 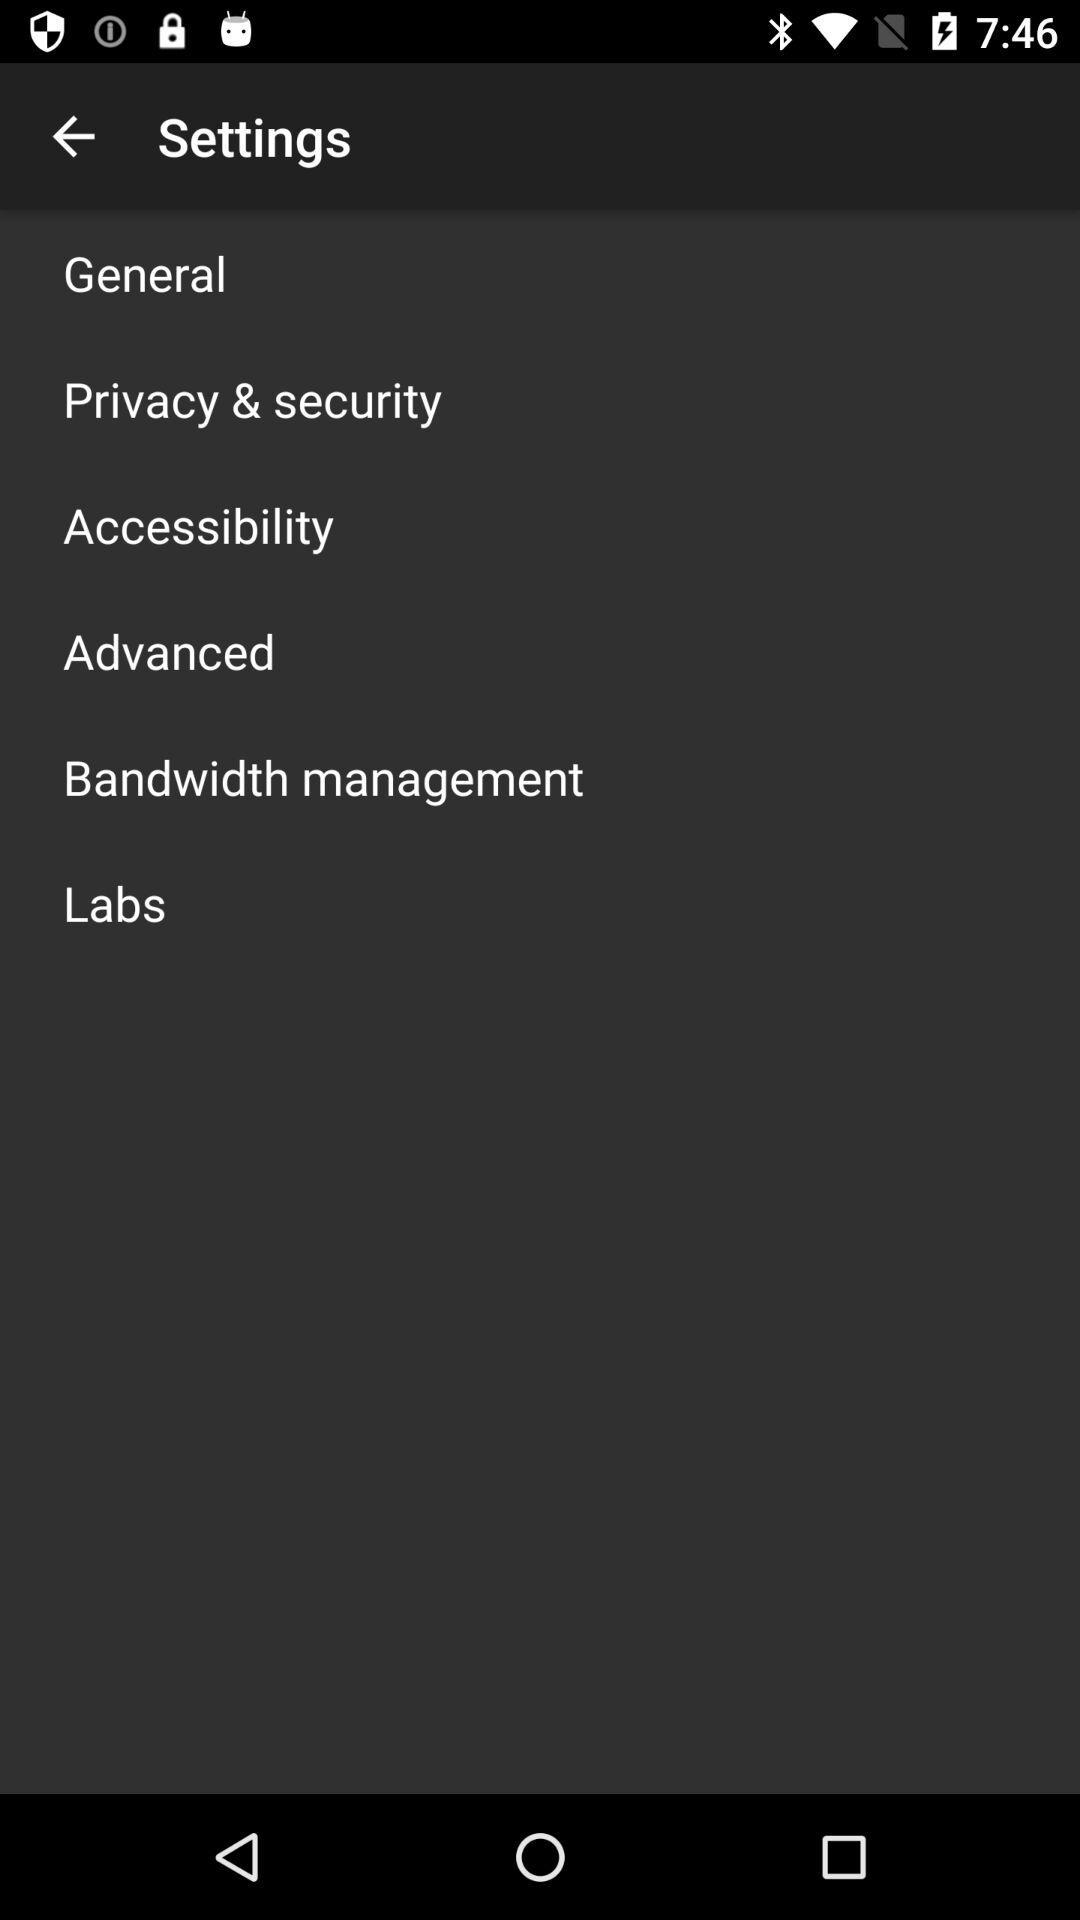 I want to click on the item above bandwidth management icon, so click(x=168, y=651).